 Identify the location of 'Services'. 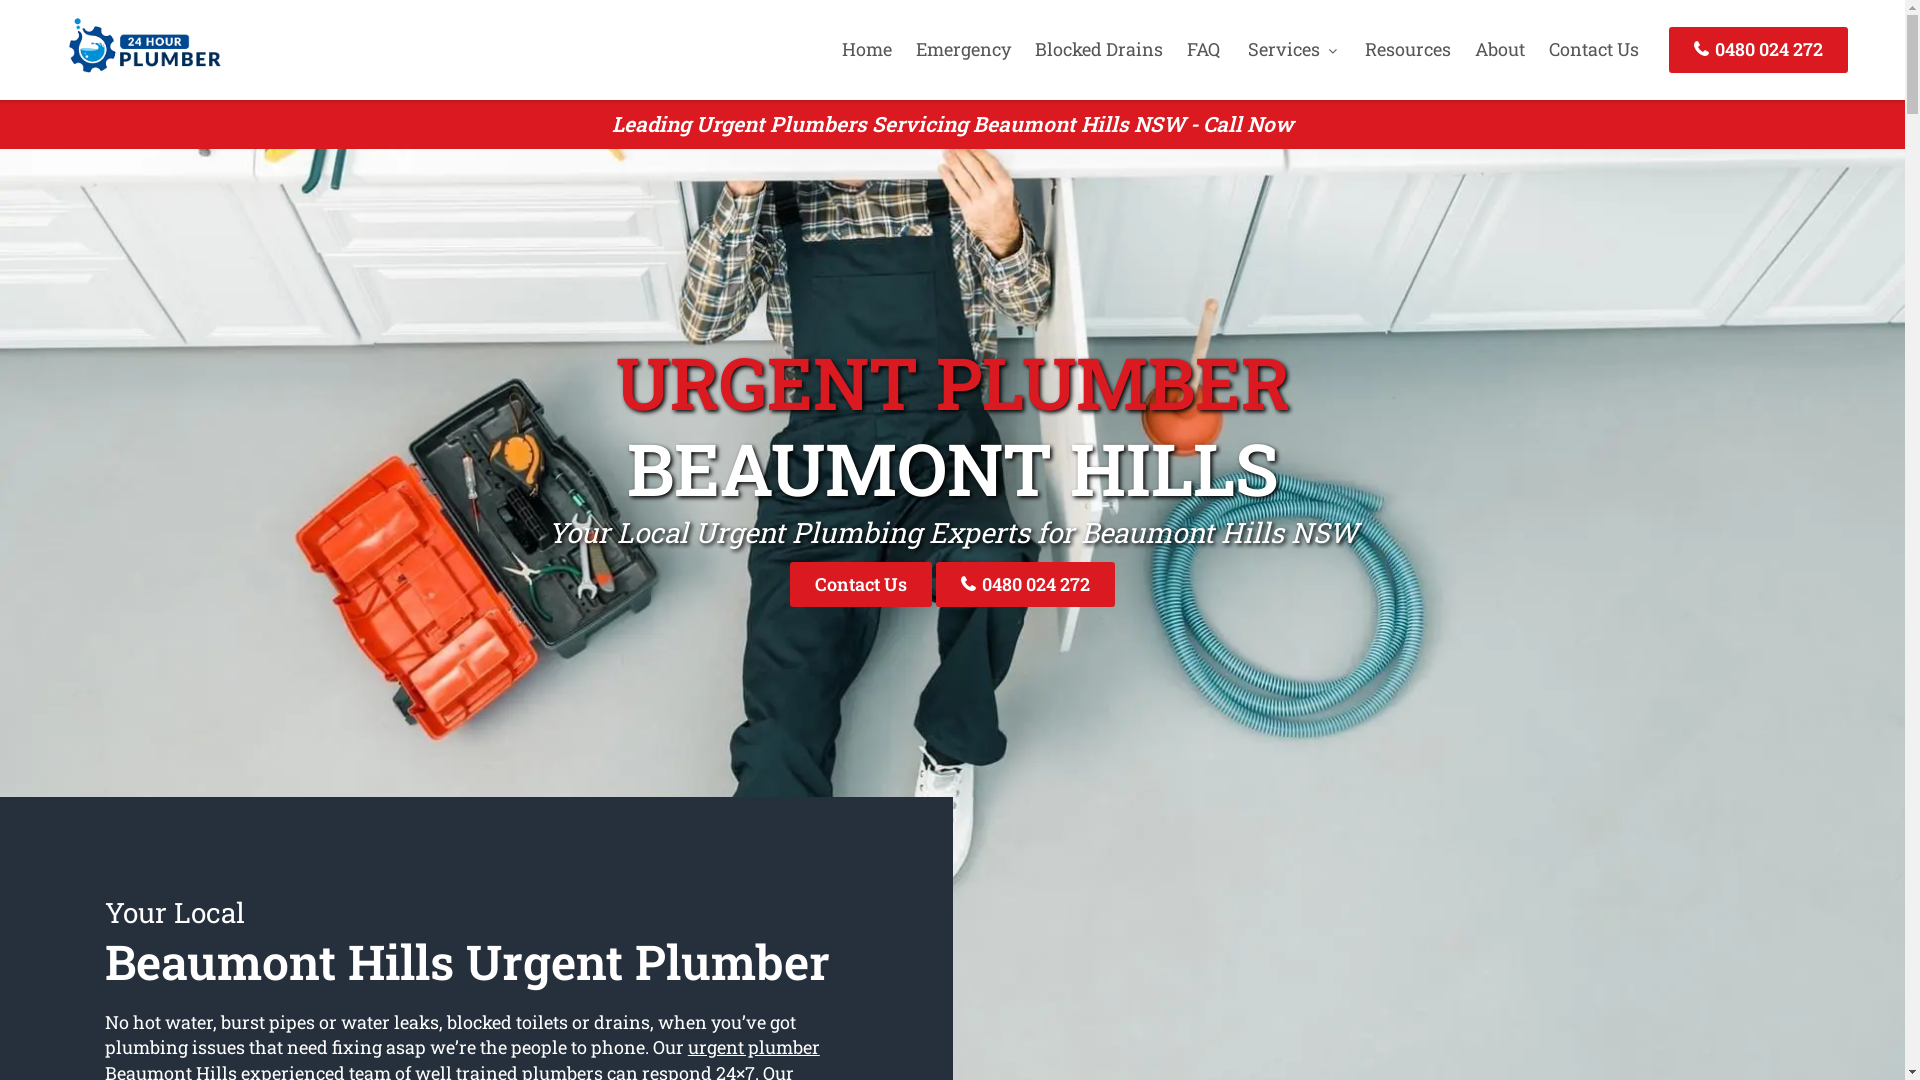
(1292, 48).